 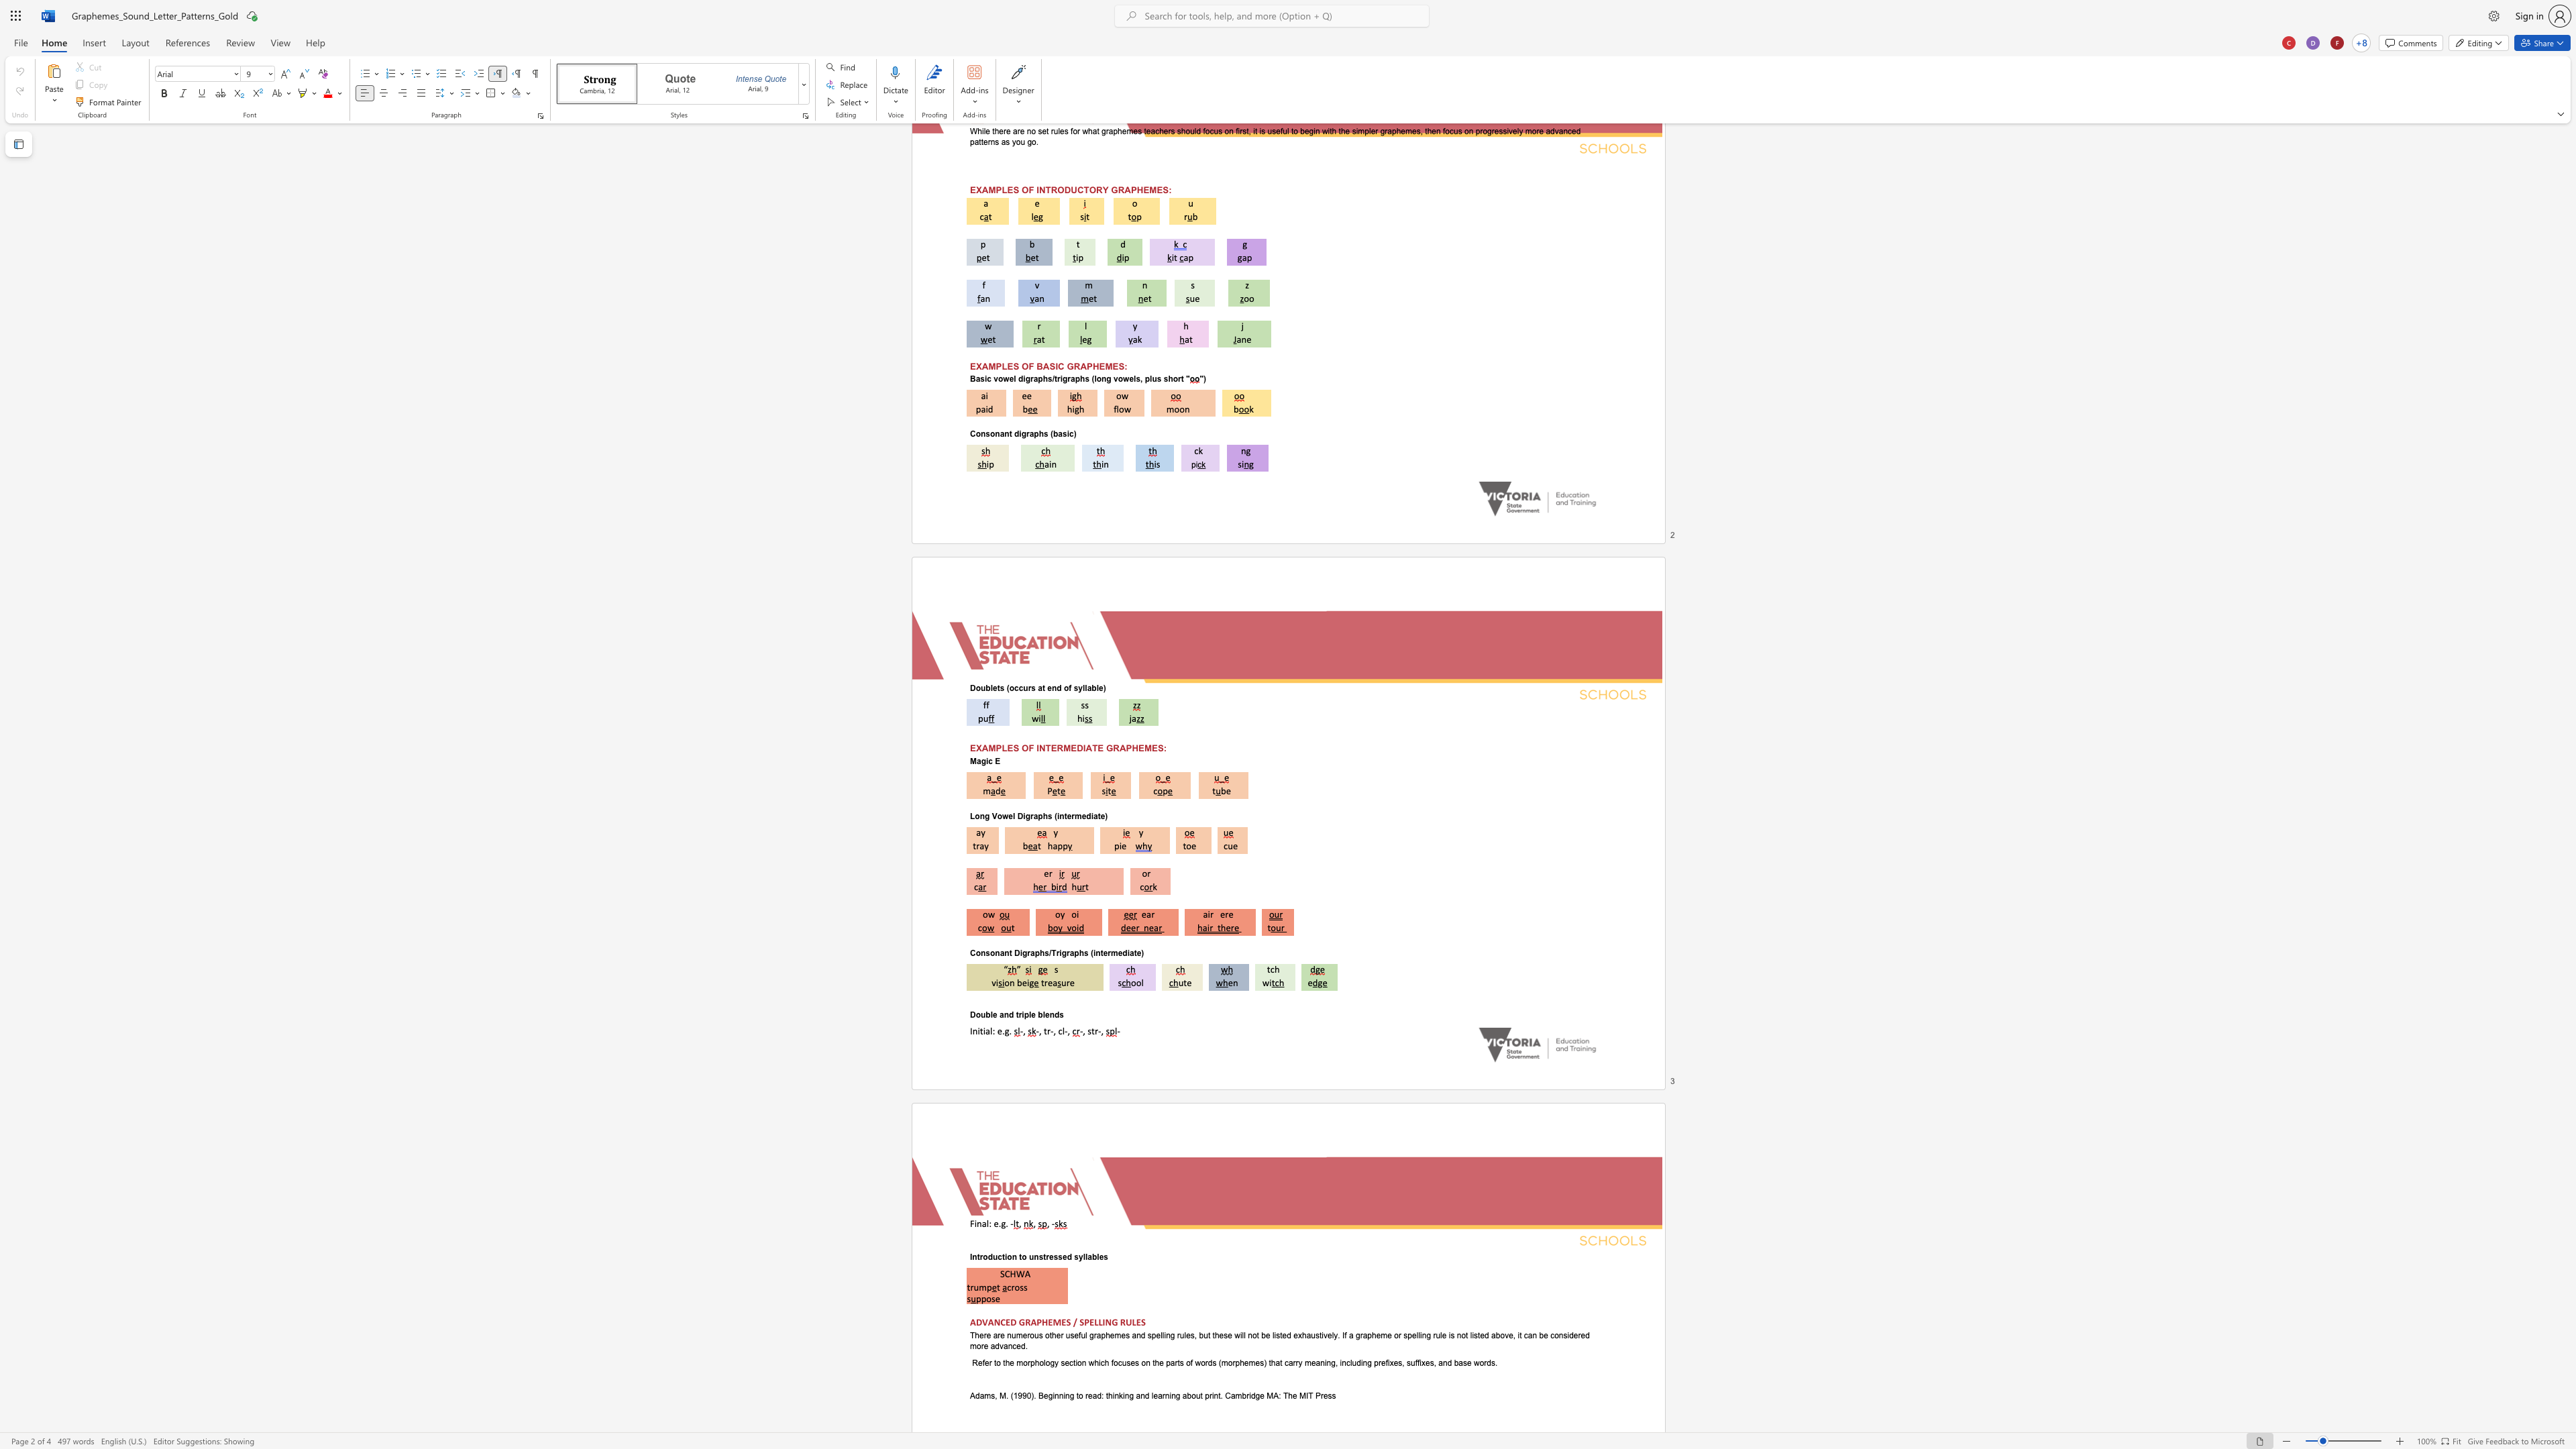 I want to click on the space between the continuous character "d" and "i" in the text, so click(x=1358, y=1362).